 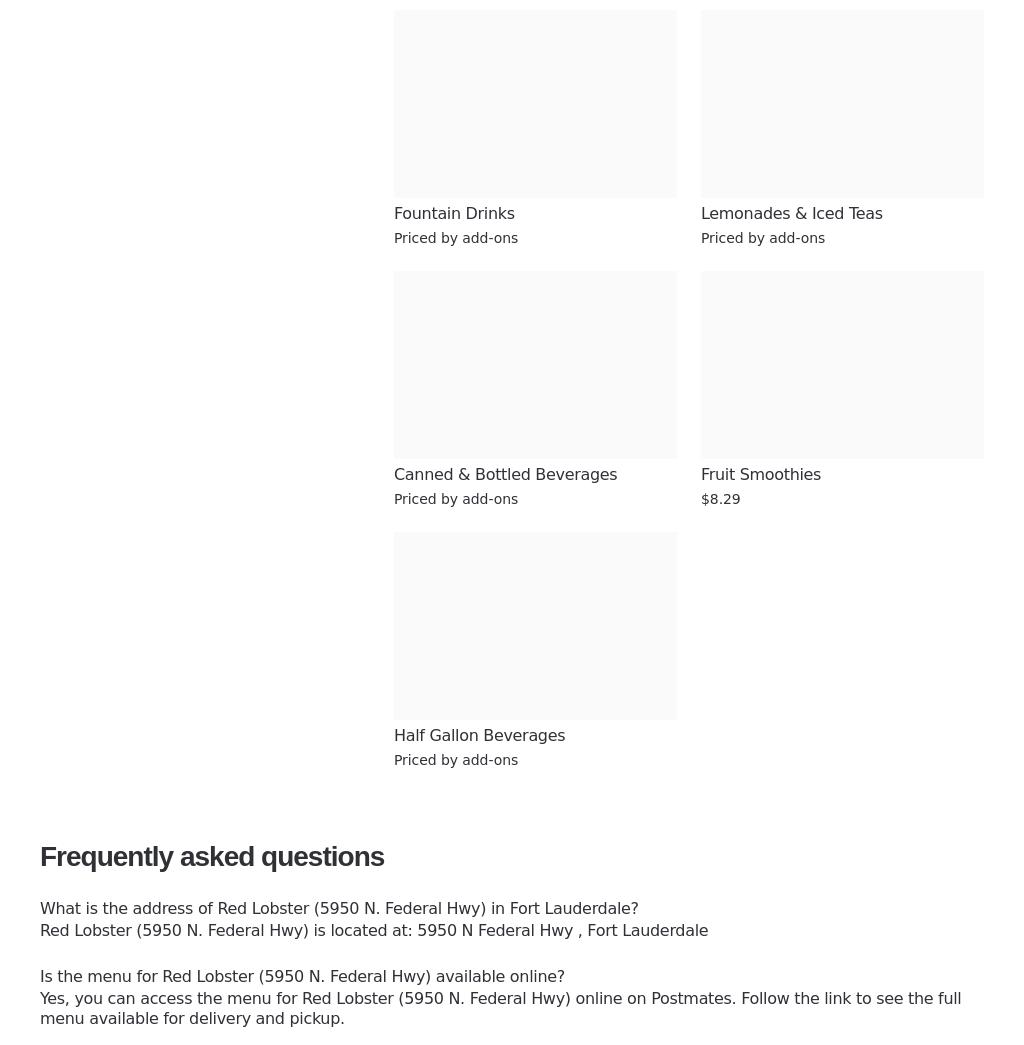 What do you see at coordinates (720, 497) in the screenshot?
I see `'$8.29'` at bounding box center [720, 497].